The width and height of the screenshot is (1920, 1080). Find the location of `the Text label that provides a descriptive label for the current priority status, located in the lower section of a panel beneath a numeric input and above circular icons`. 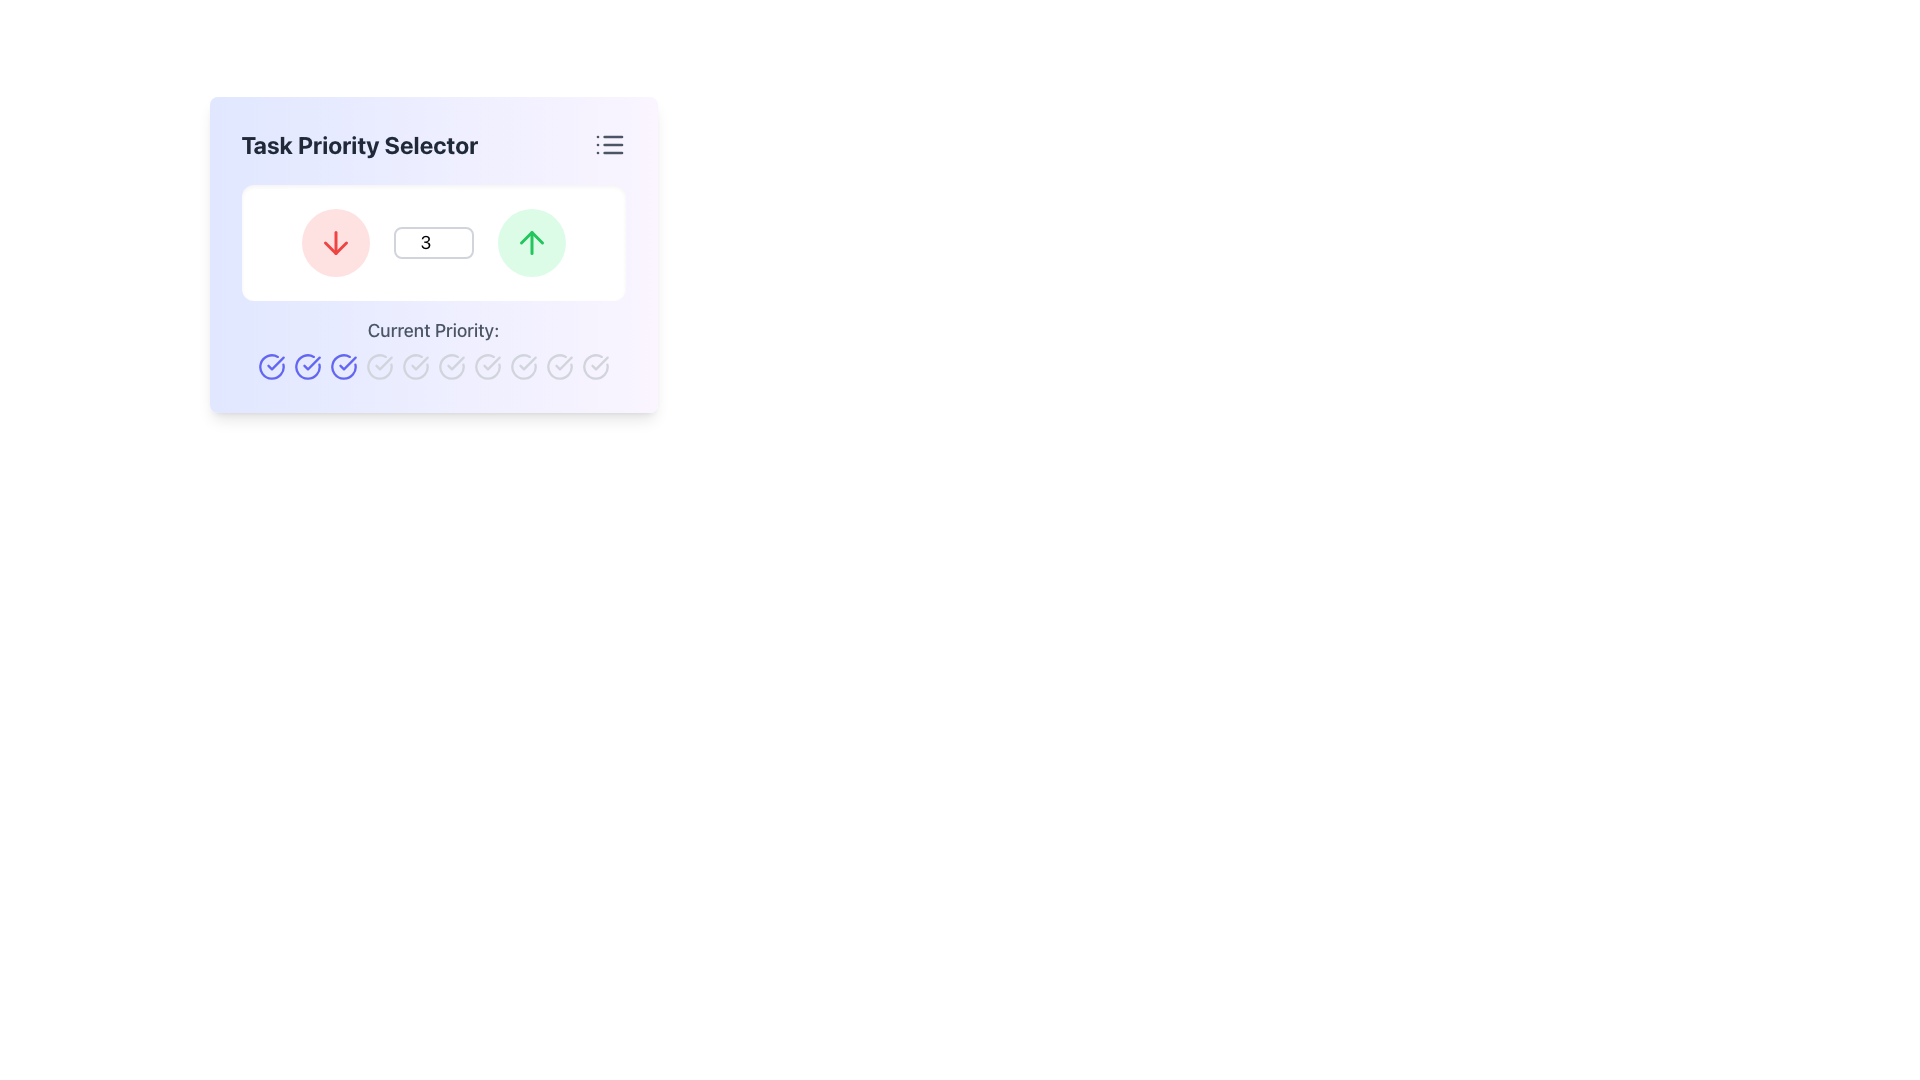

the Text label that provides a descriptive label for the current priority status, located in the lower section of a panel beneath a numeric input and above circular icons is located at coordinates (432, 330).